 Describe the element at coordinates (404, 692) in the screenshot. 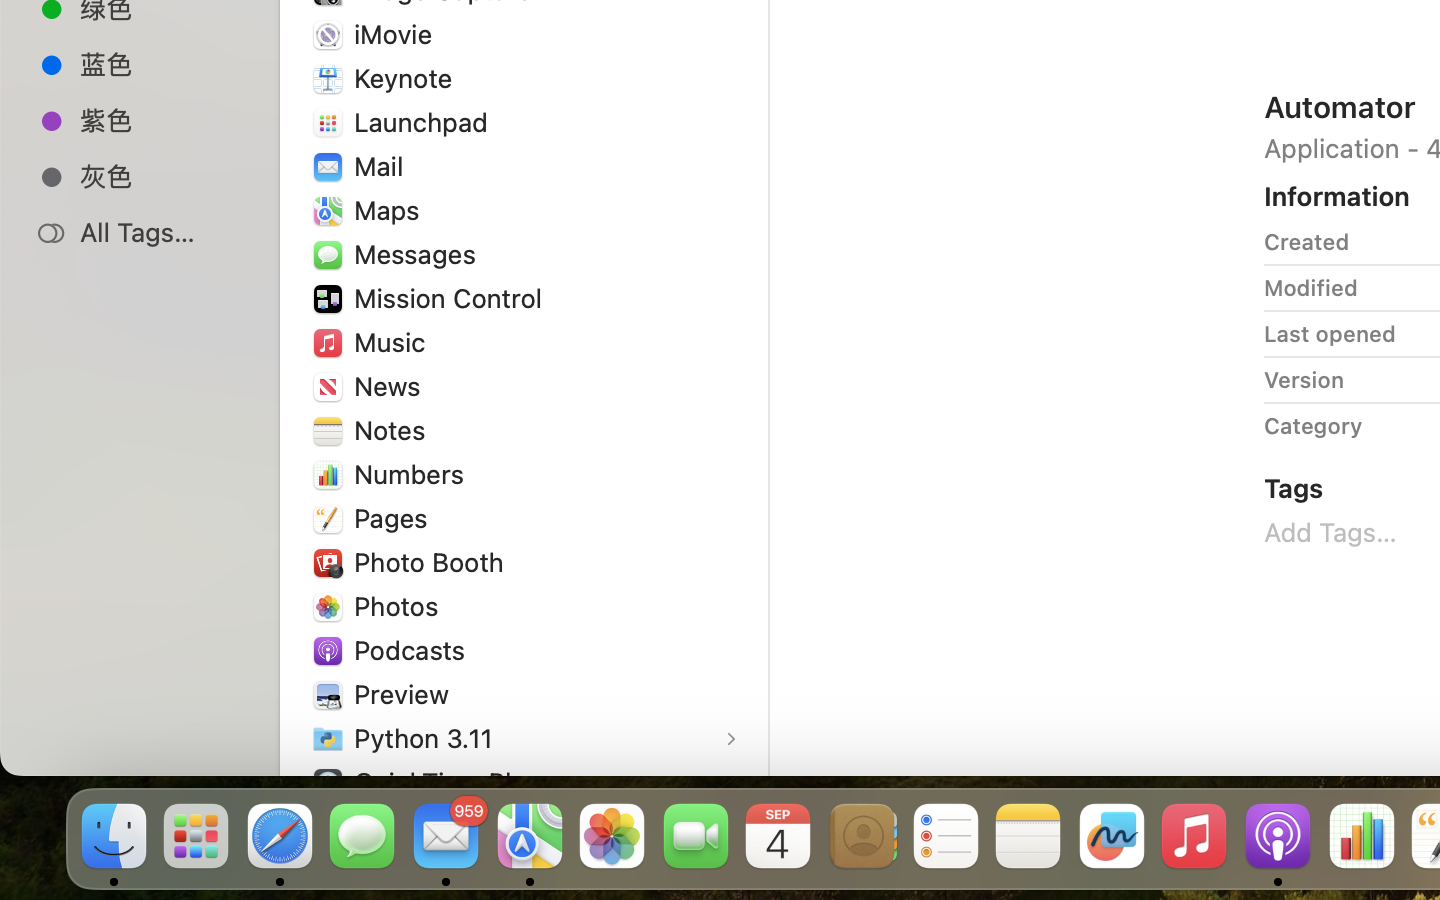

I see `'Preview'` at that location.